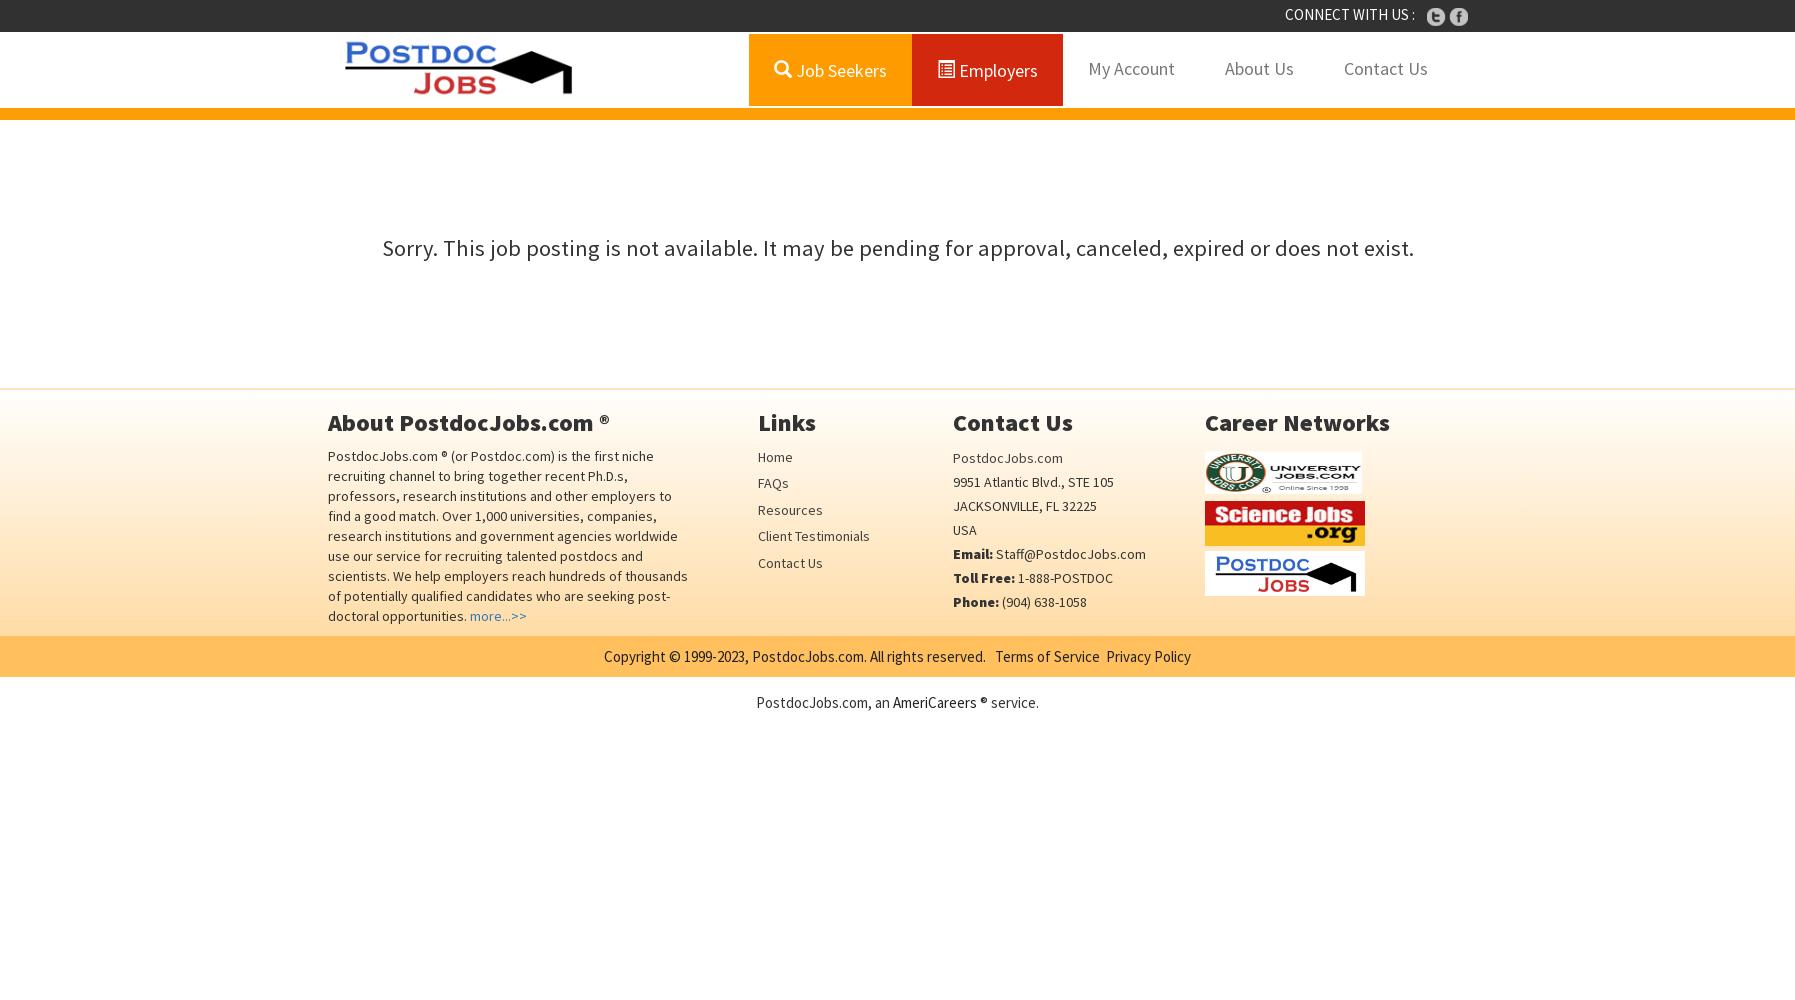  Describe the element at coordinates (982, 577) in the screenshot. I see `'Toll Free:'` at that location.